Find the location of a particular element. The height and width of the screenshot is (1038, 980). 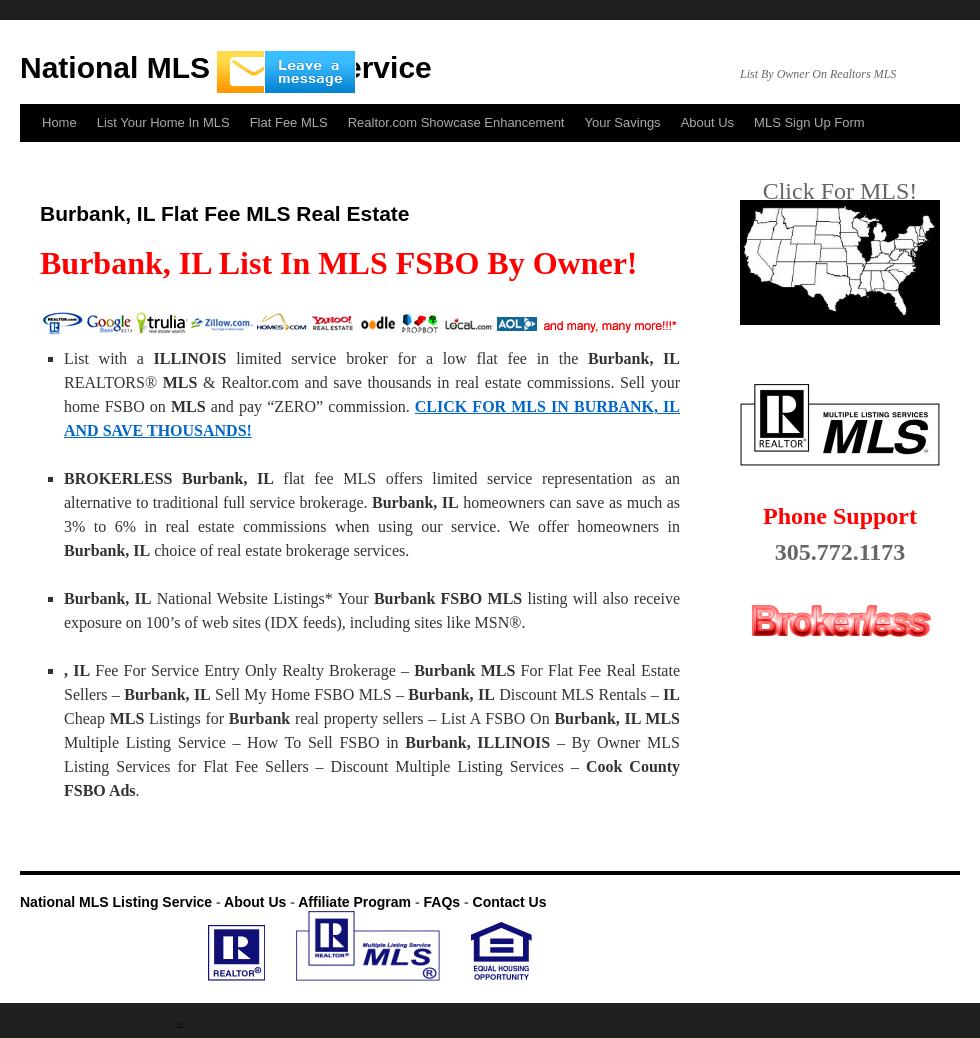

'For Flat Fee Real Estate Sellers –' is located at coordinates (62, 681).